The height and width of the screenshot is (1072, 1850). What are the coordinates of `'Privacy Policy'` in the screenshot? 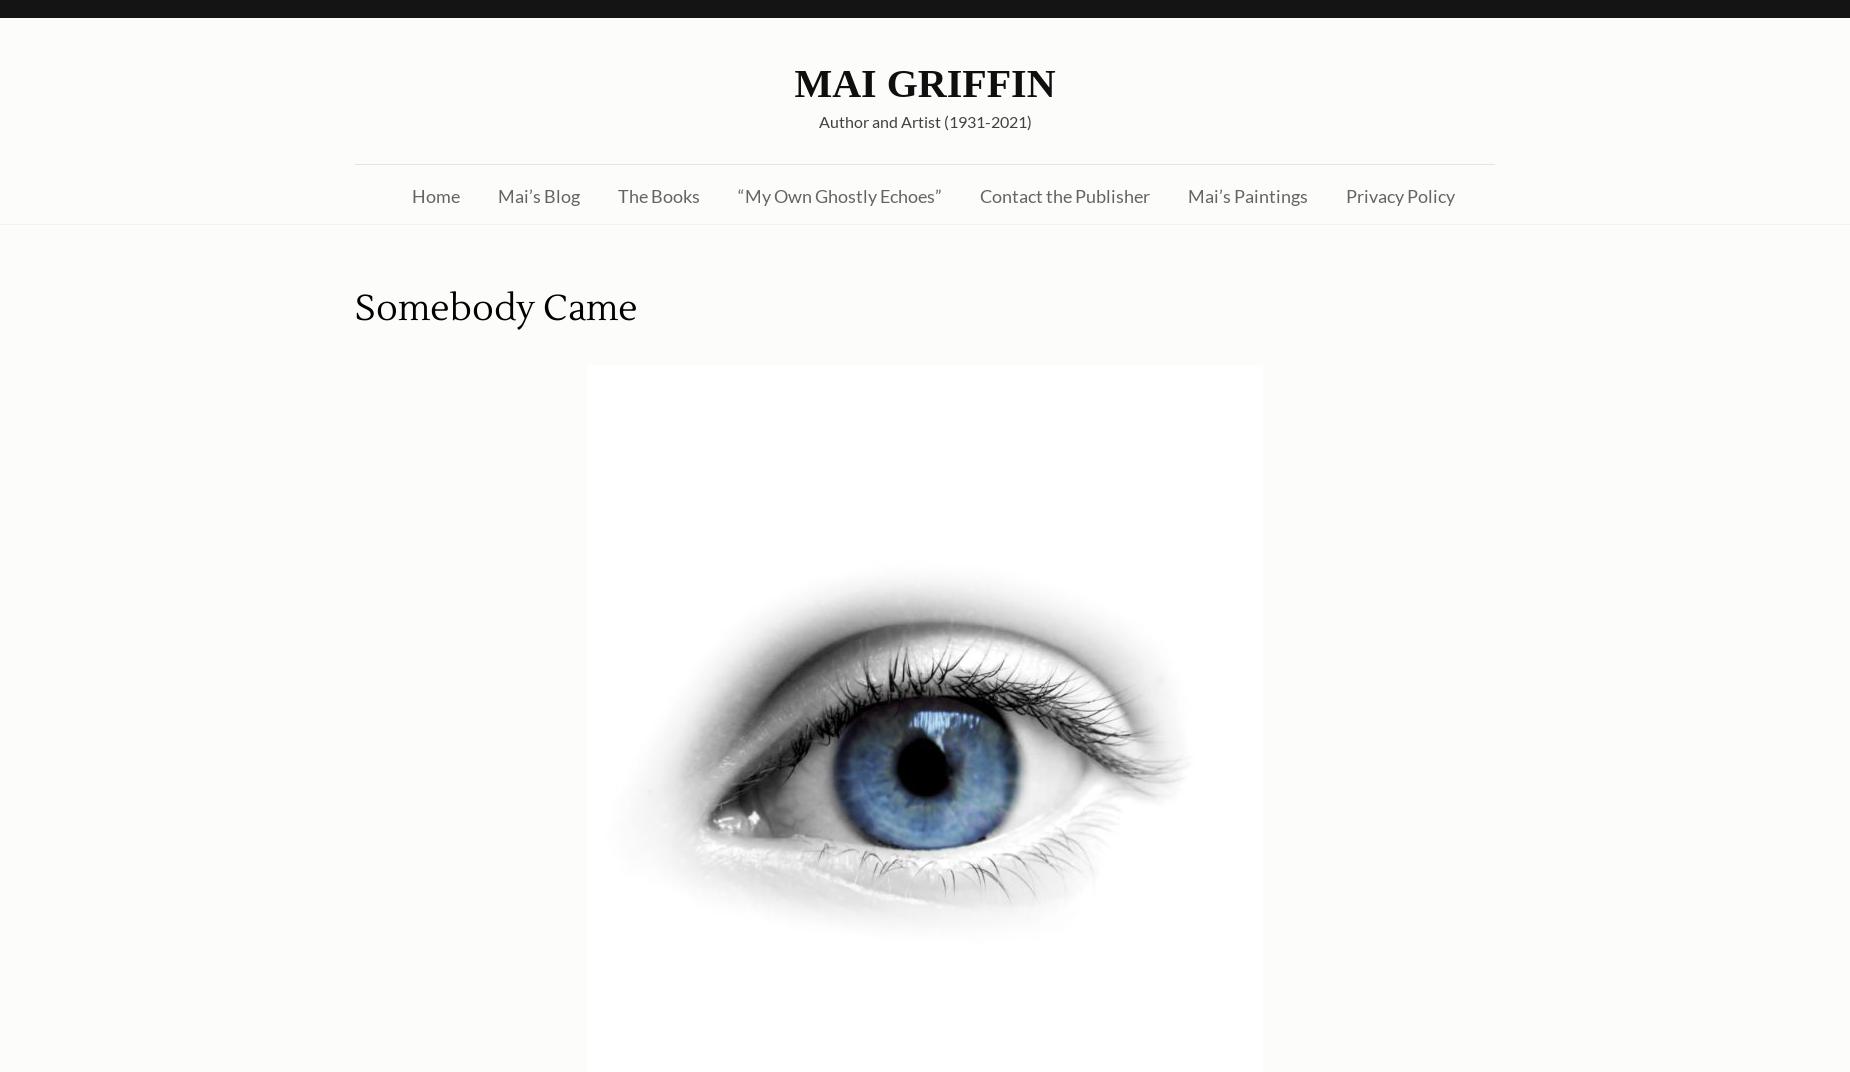 It's located at (1345, 194).